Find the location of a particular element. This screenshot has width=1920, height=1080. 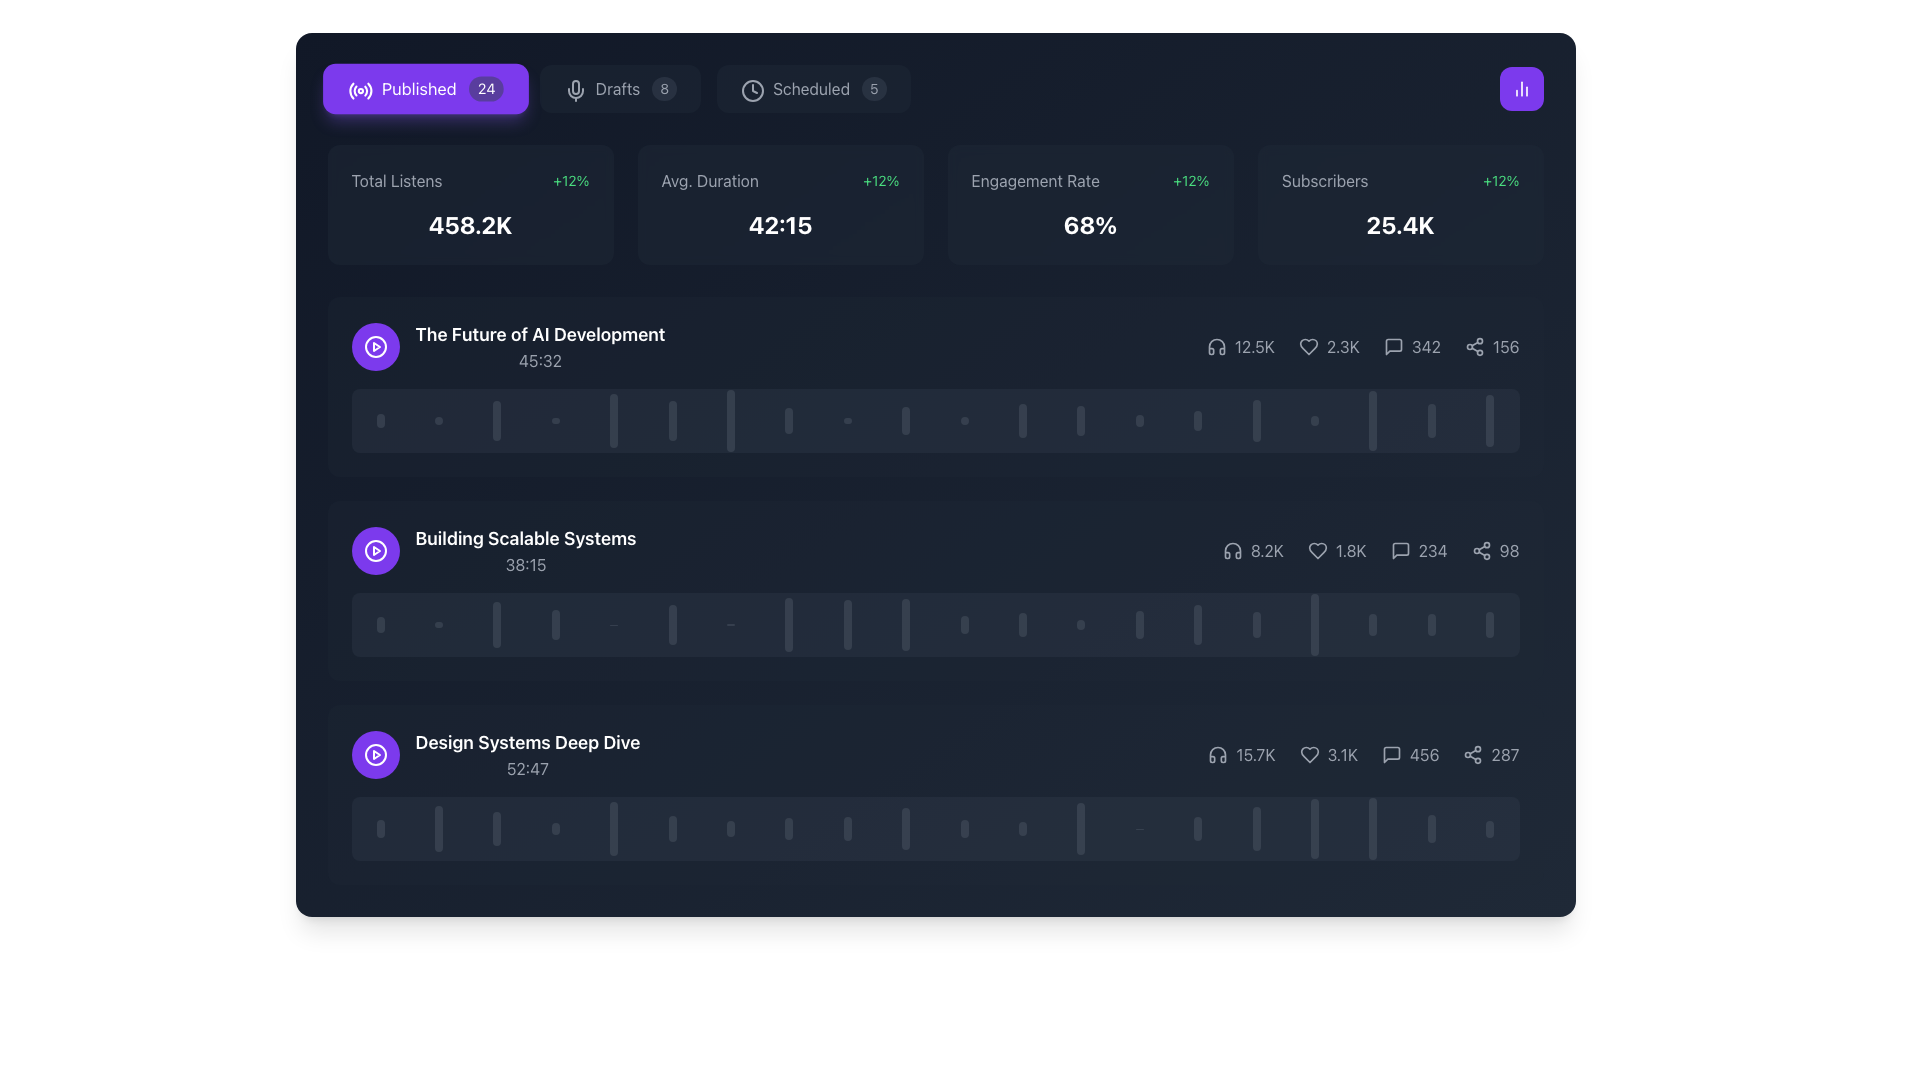

the sharing icon located to the right of the comment and like icons is located at coordinates (1474, 346).